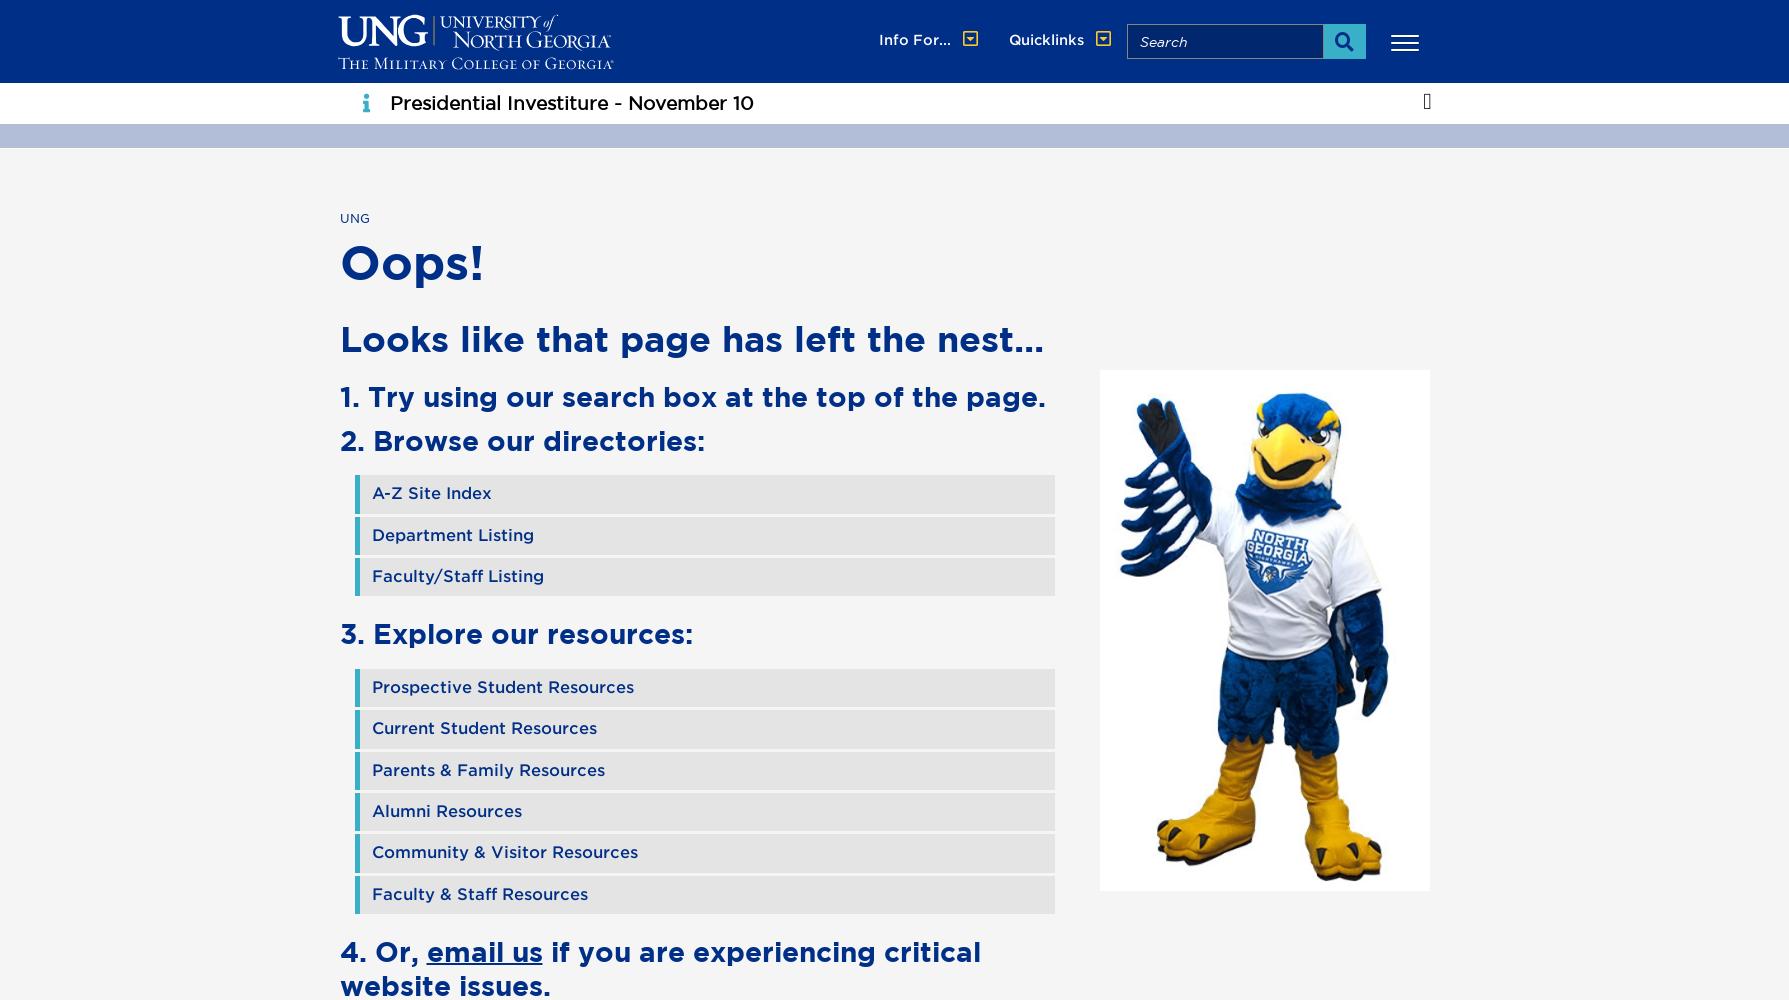 This screenshot has height=1000, width=1789. What do you see at coordinates (691, 395) in the screenshot?
I see `'1. Try using our search box at the top of the page.'` at bounding box center [691, 395].